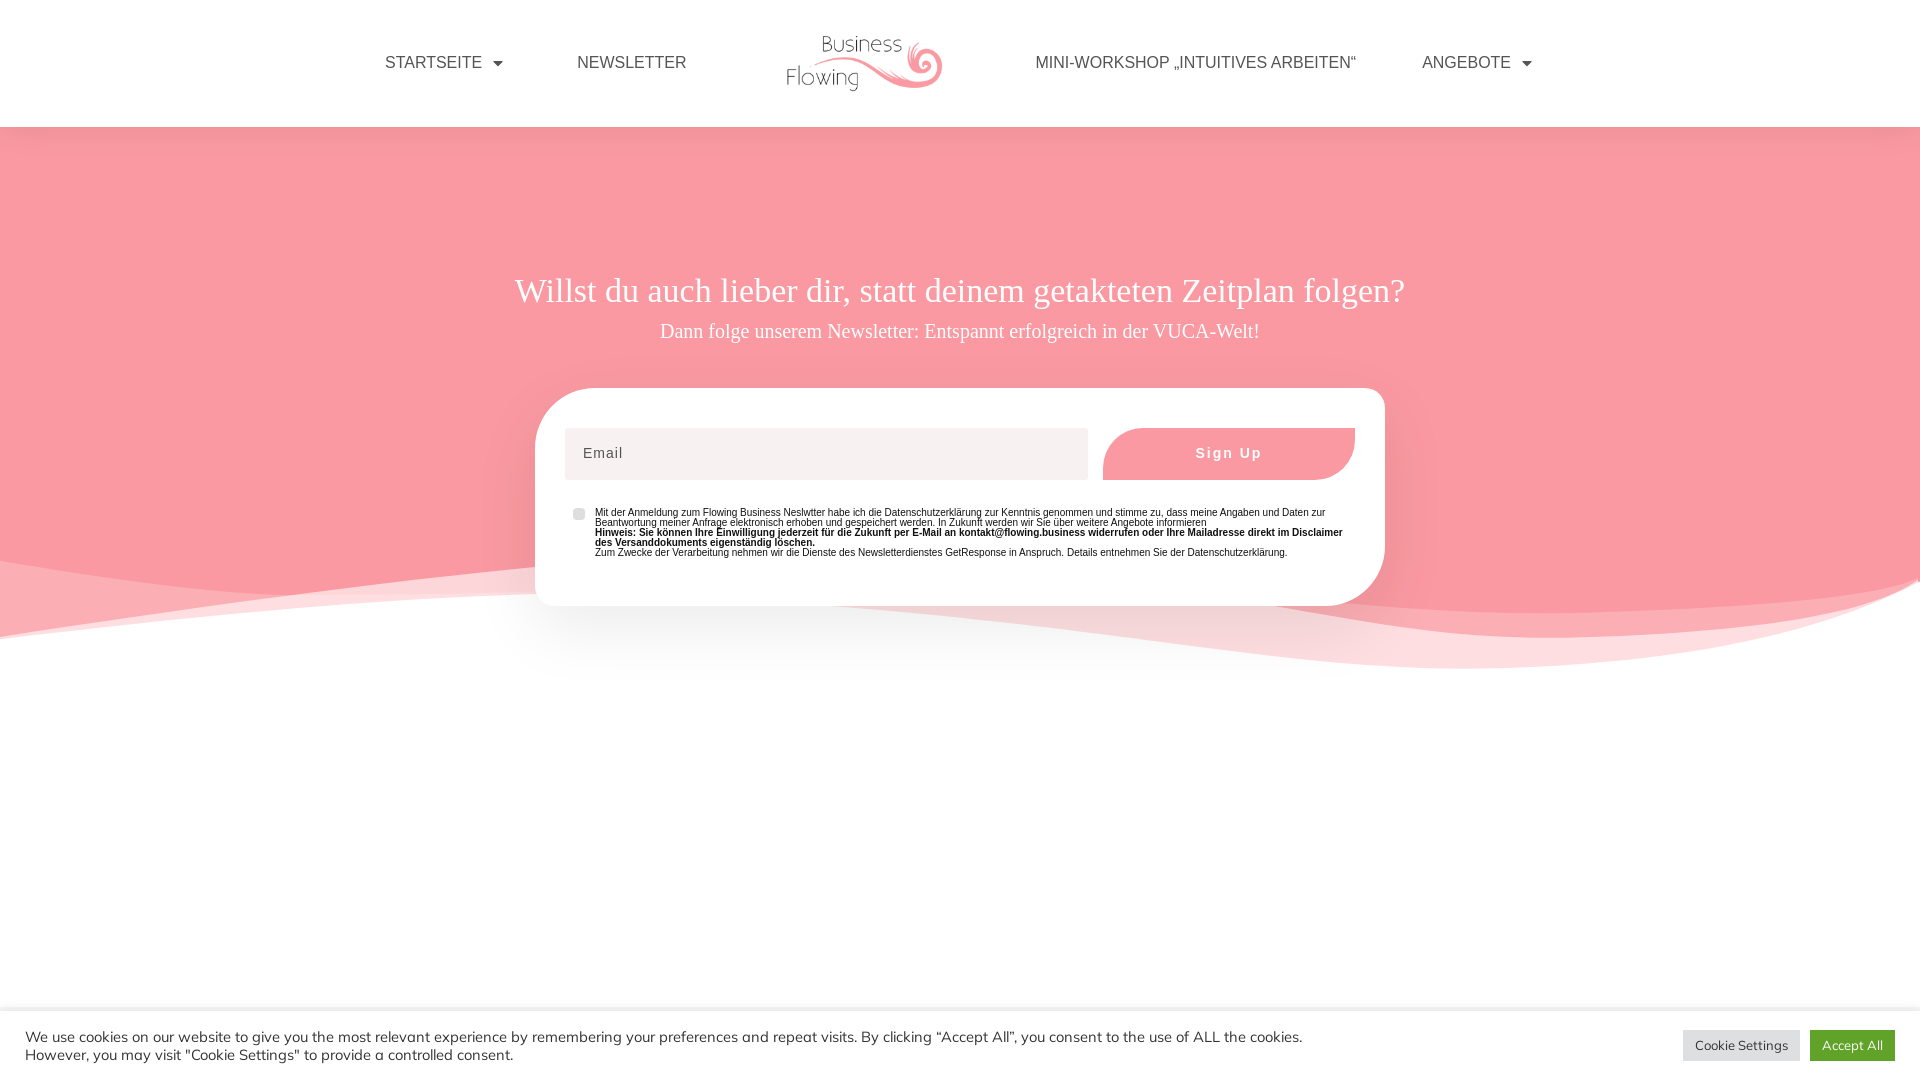 The width and height of the screenshot is (1920, 1080). What do you see at coordinates (1227, 453) in the screenshot?
I see `'Sign Up'` at bounding box center [1227, 453].